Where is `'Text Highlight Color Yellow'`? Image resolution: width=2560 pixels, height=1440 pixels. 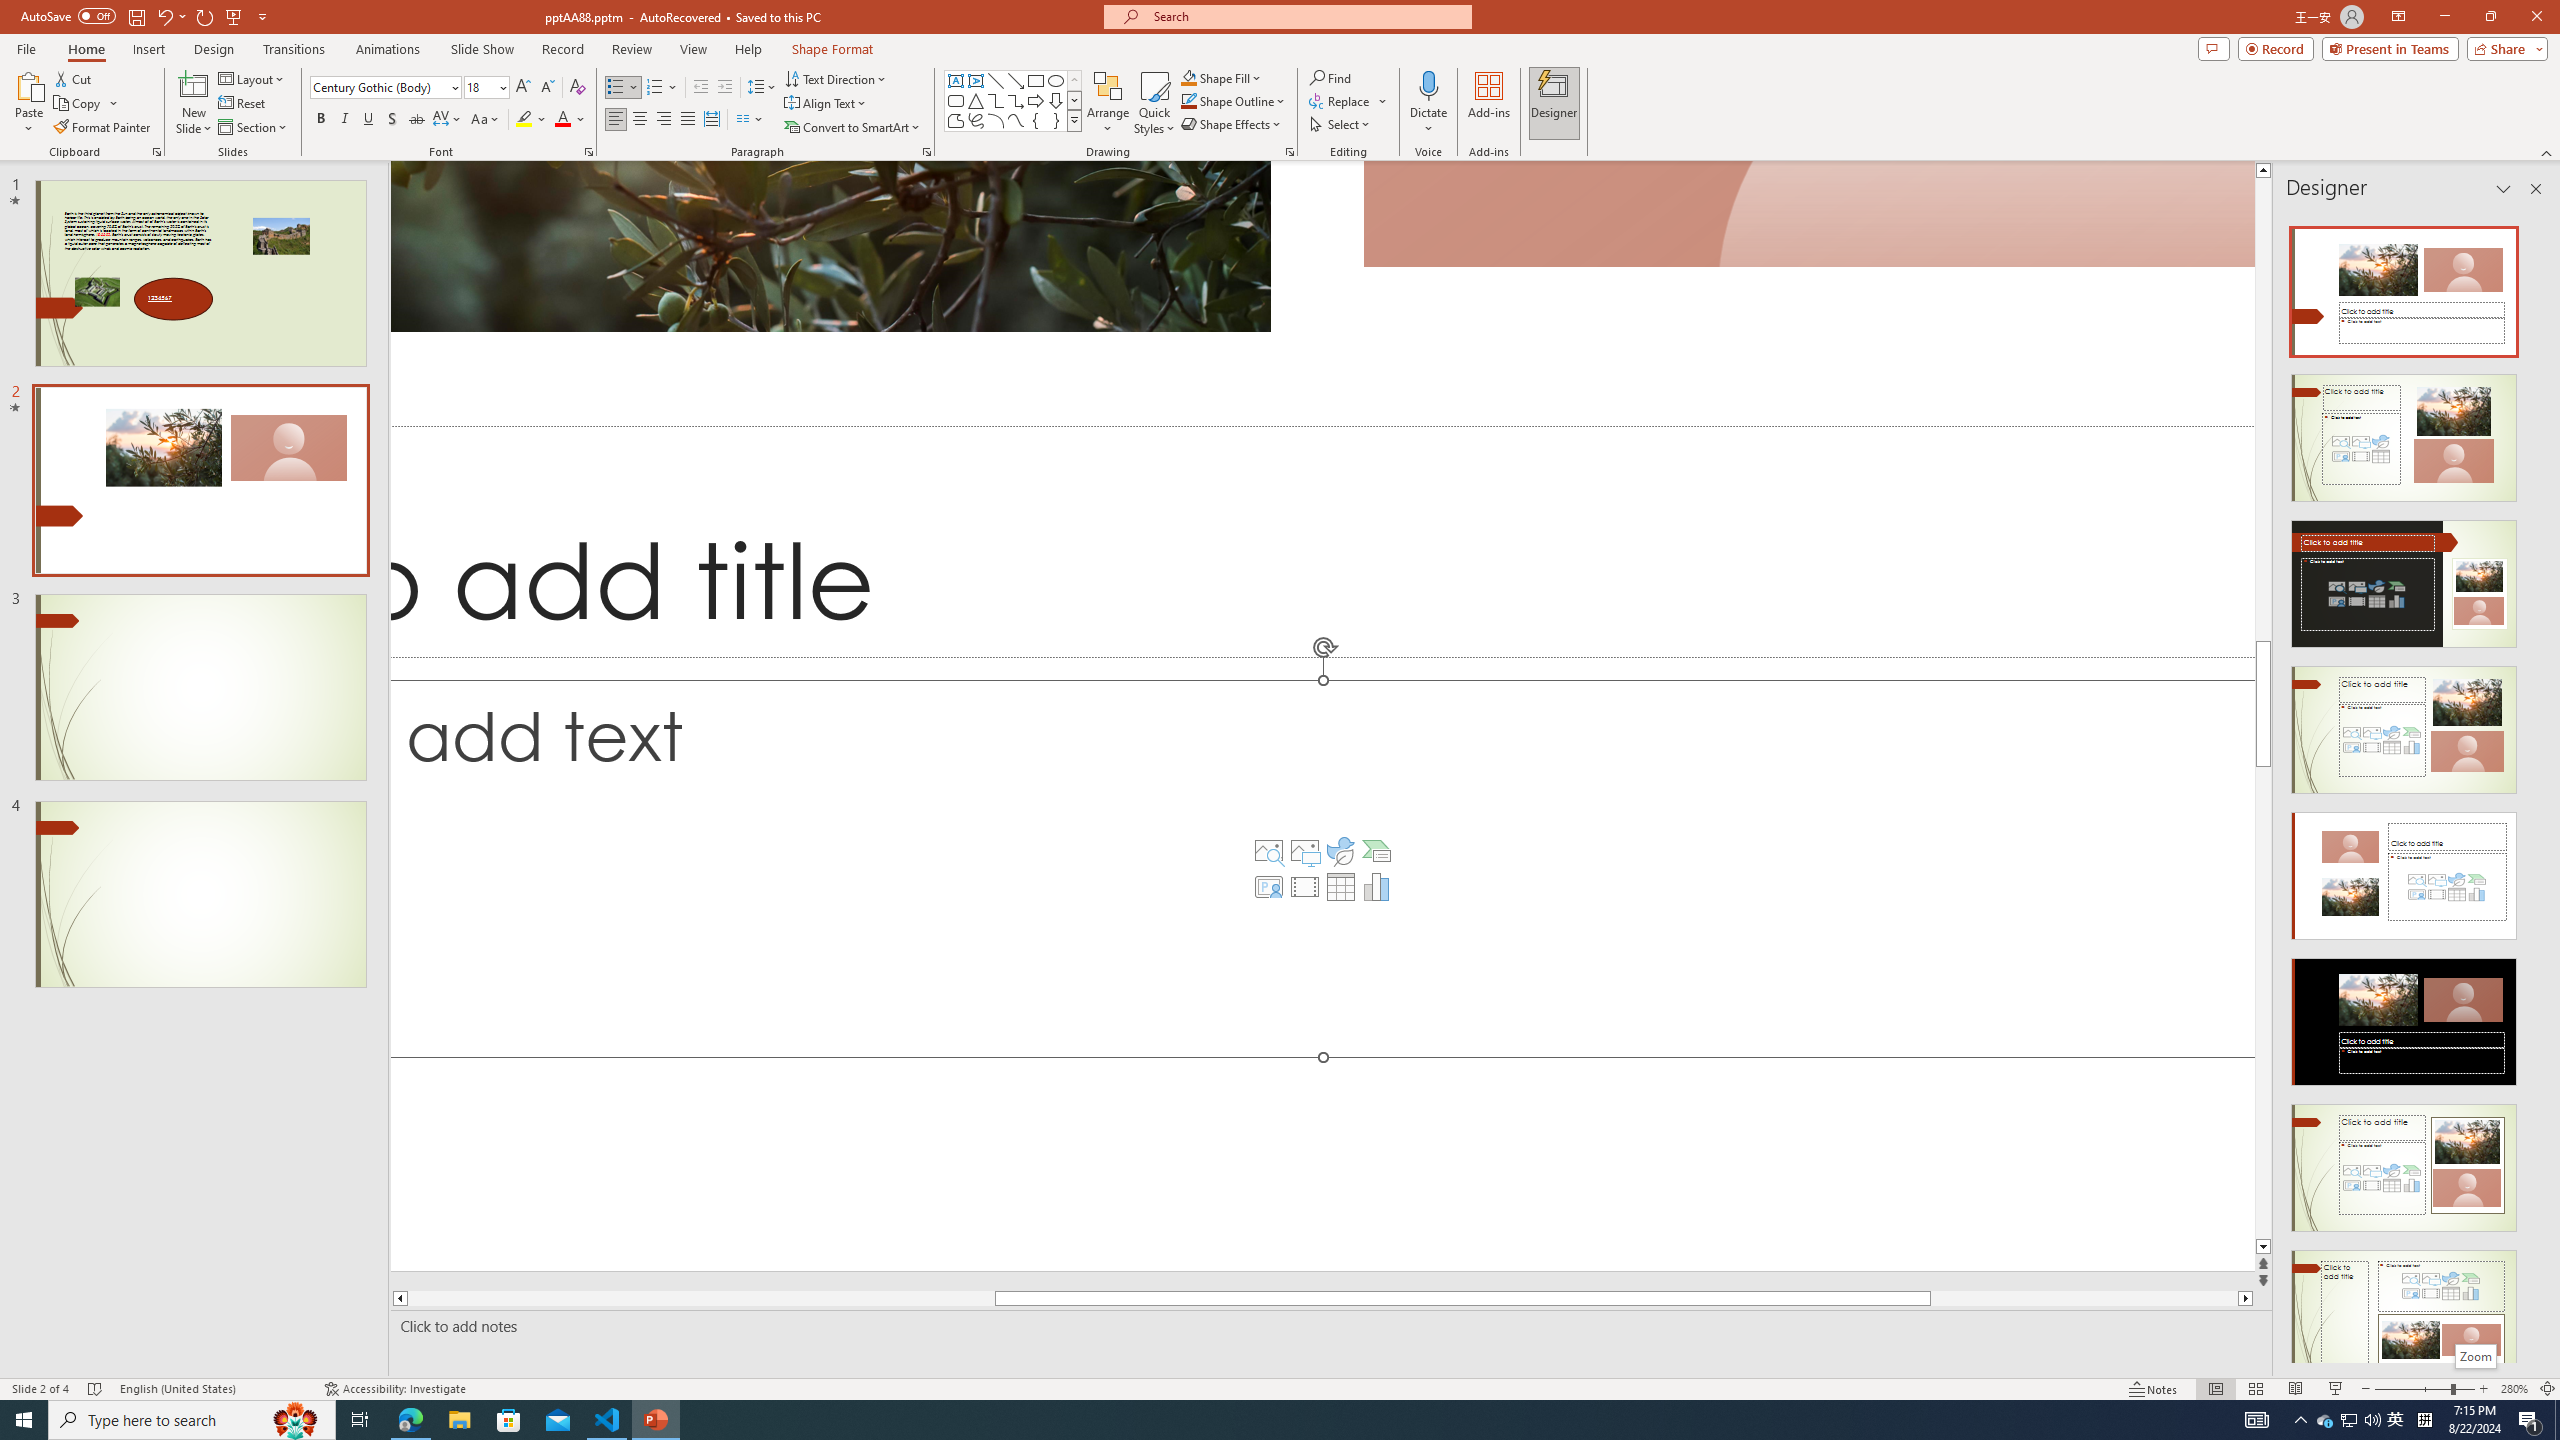
'Text Highlight Color Yellow' is located at coordinates (522, 118).